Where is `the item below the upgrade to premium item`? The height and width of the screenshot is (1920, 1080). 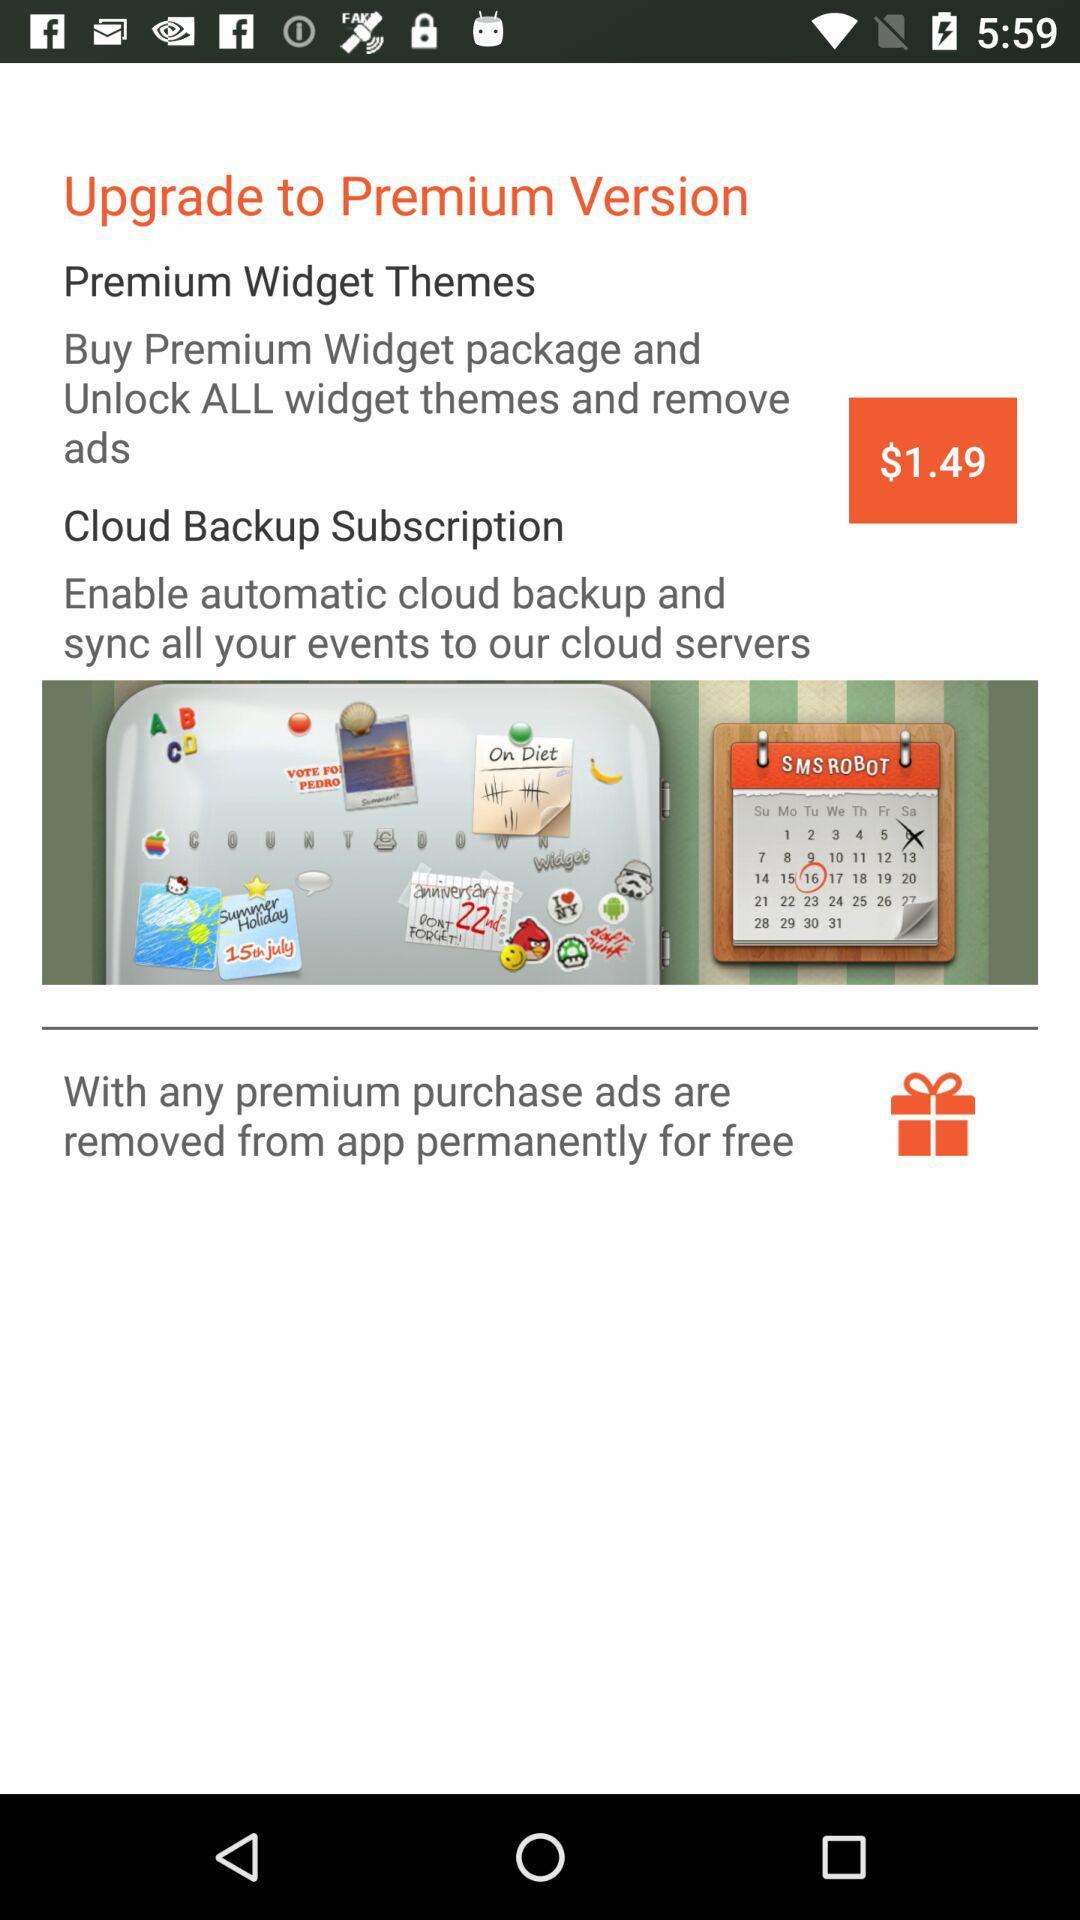 the item below the upgrade to premium item is located at coordinates (933, 459).